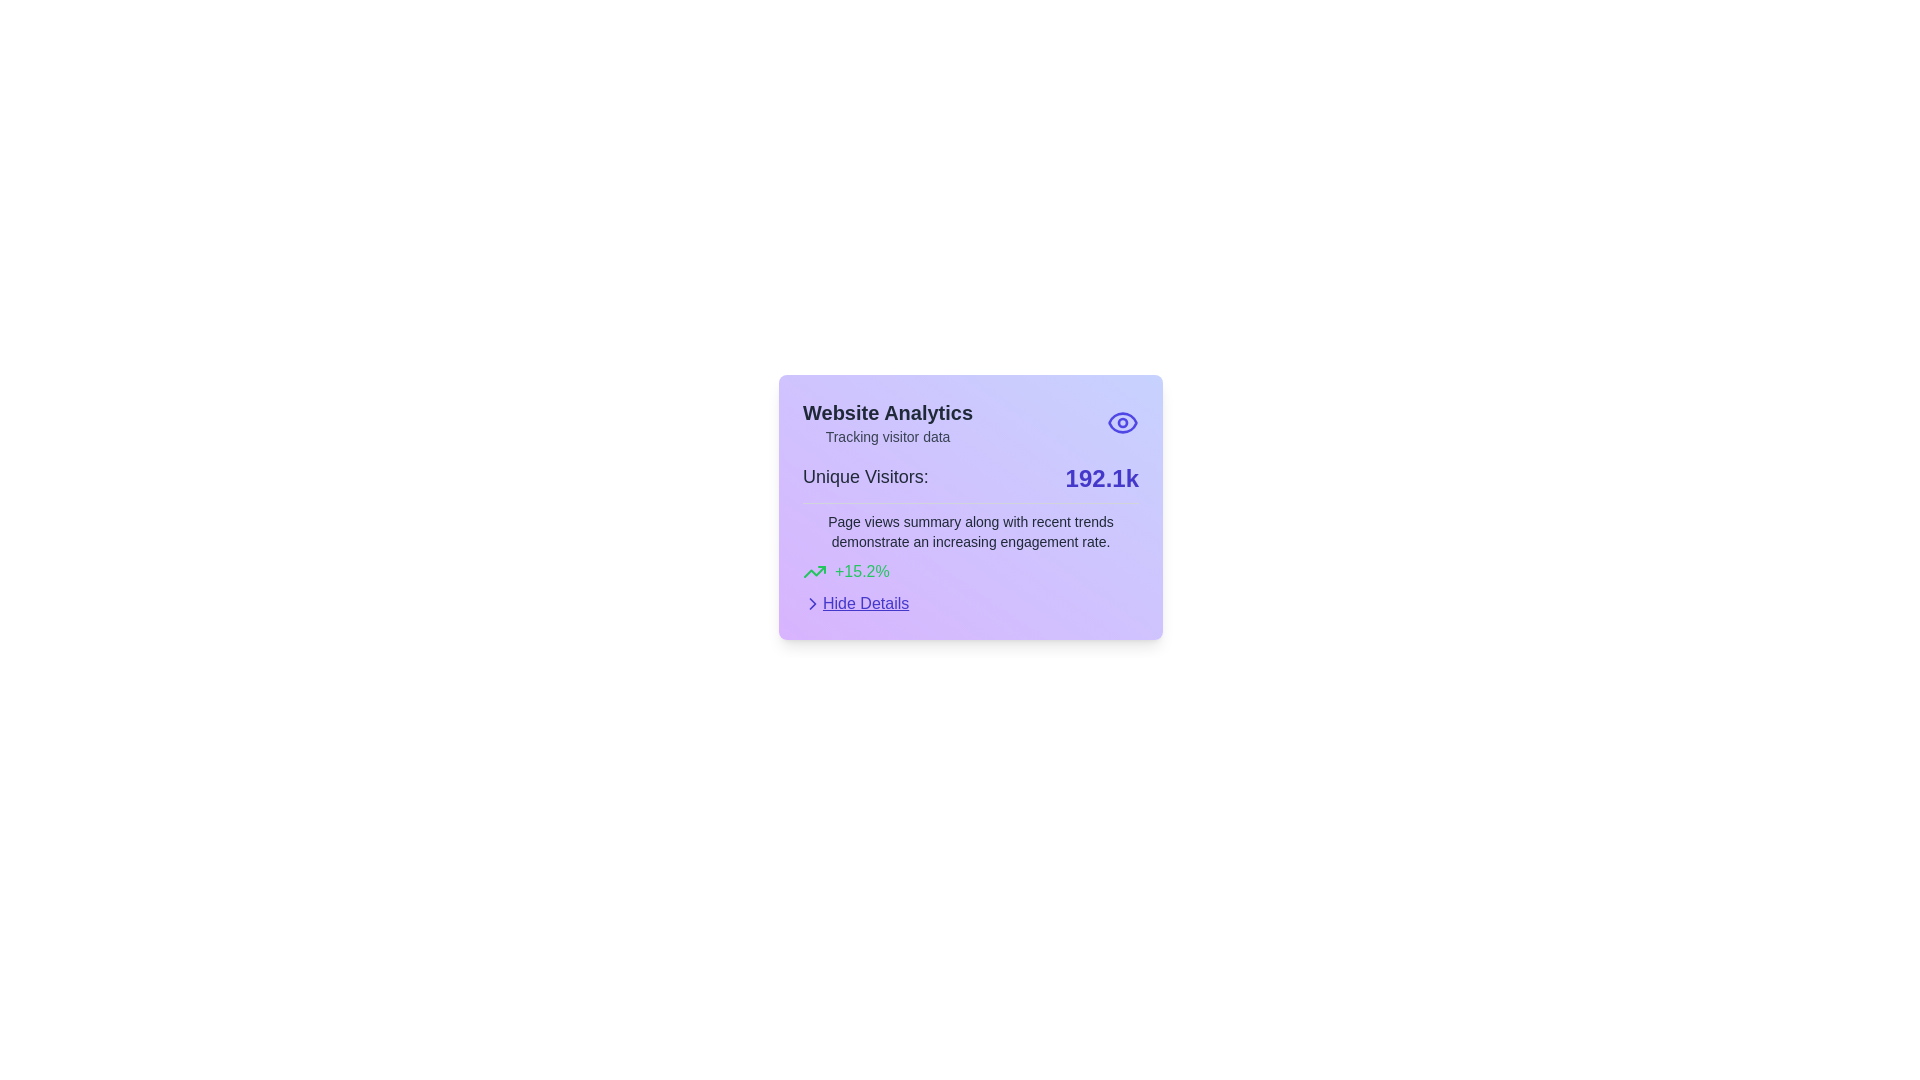 The image size is (1920, 1080). I want to click on the data label 'Unique Visitors:', so click(970, 478).